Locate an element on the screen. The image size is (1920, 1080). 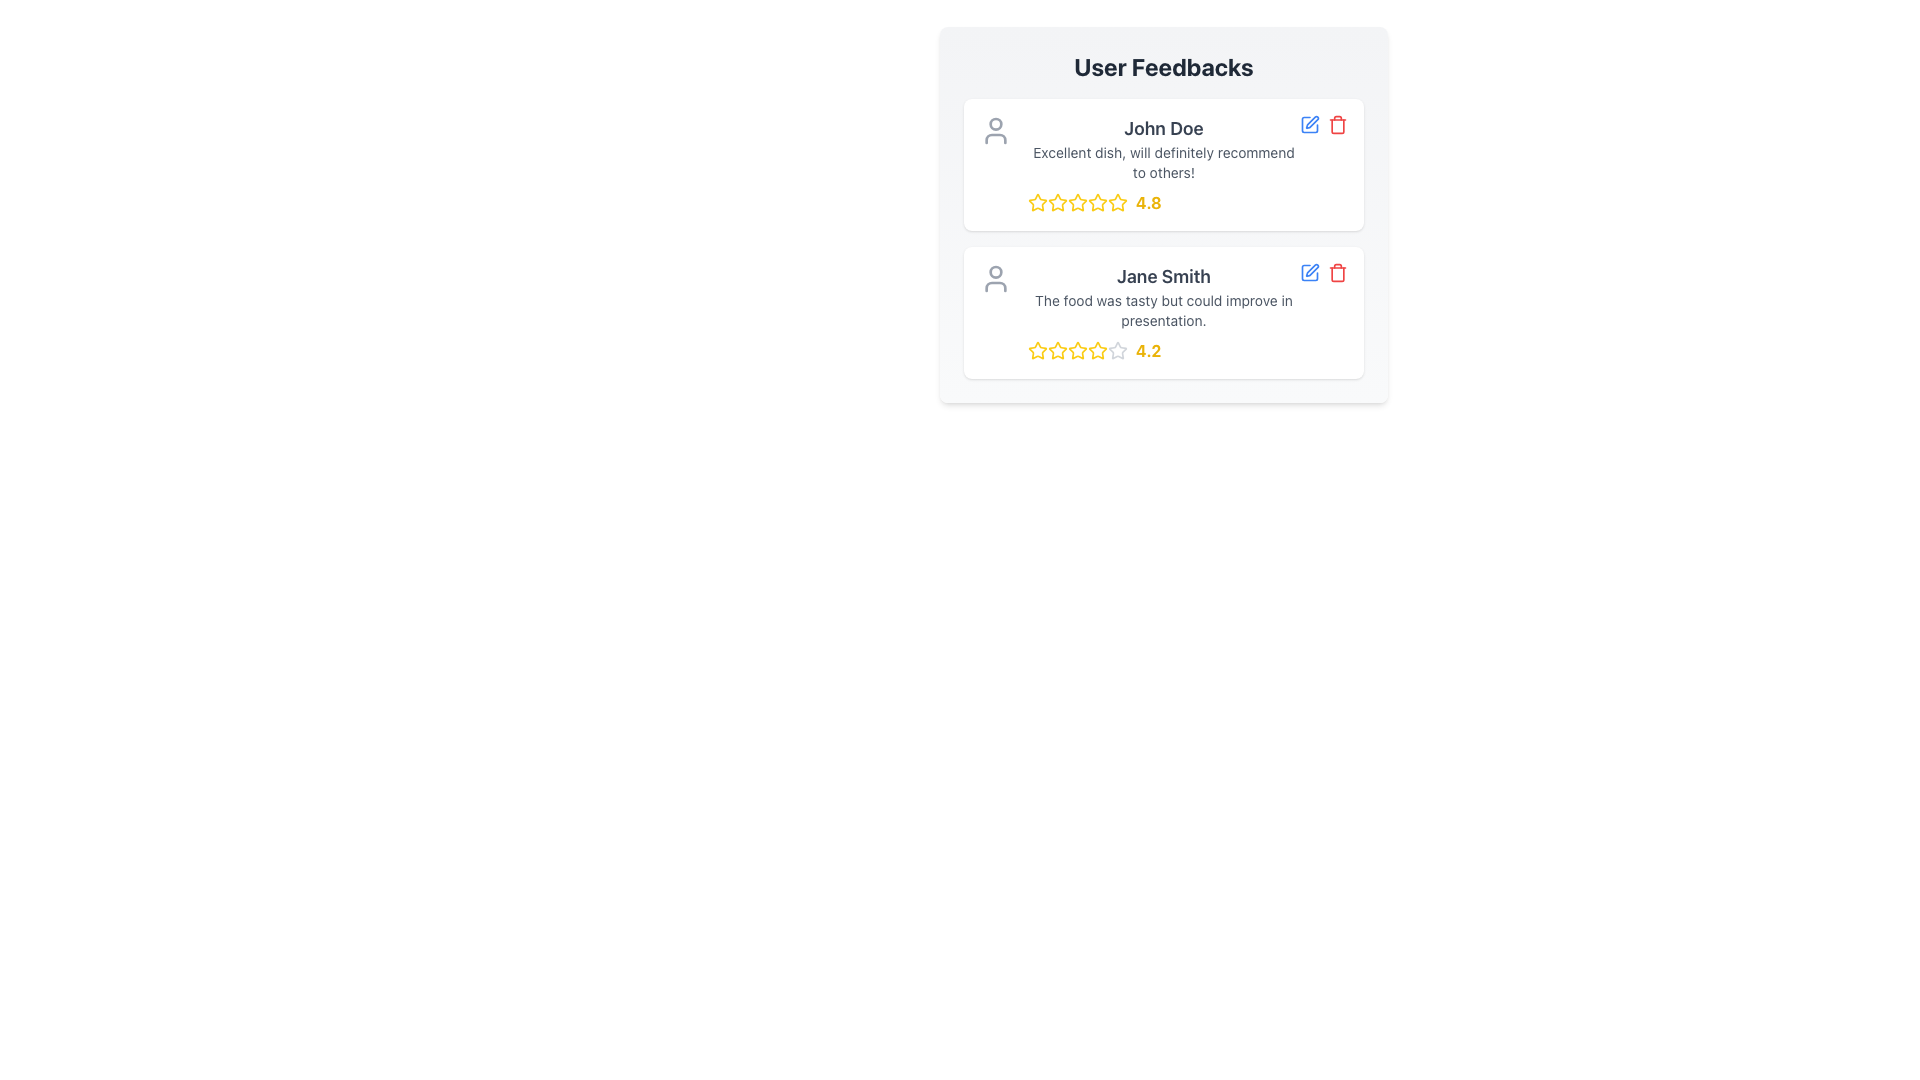
the text label that displays the numeric rating value next to the star rating group in the feedback card labeled 'John Doe' is located at coordinates (1148, 203).